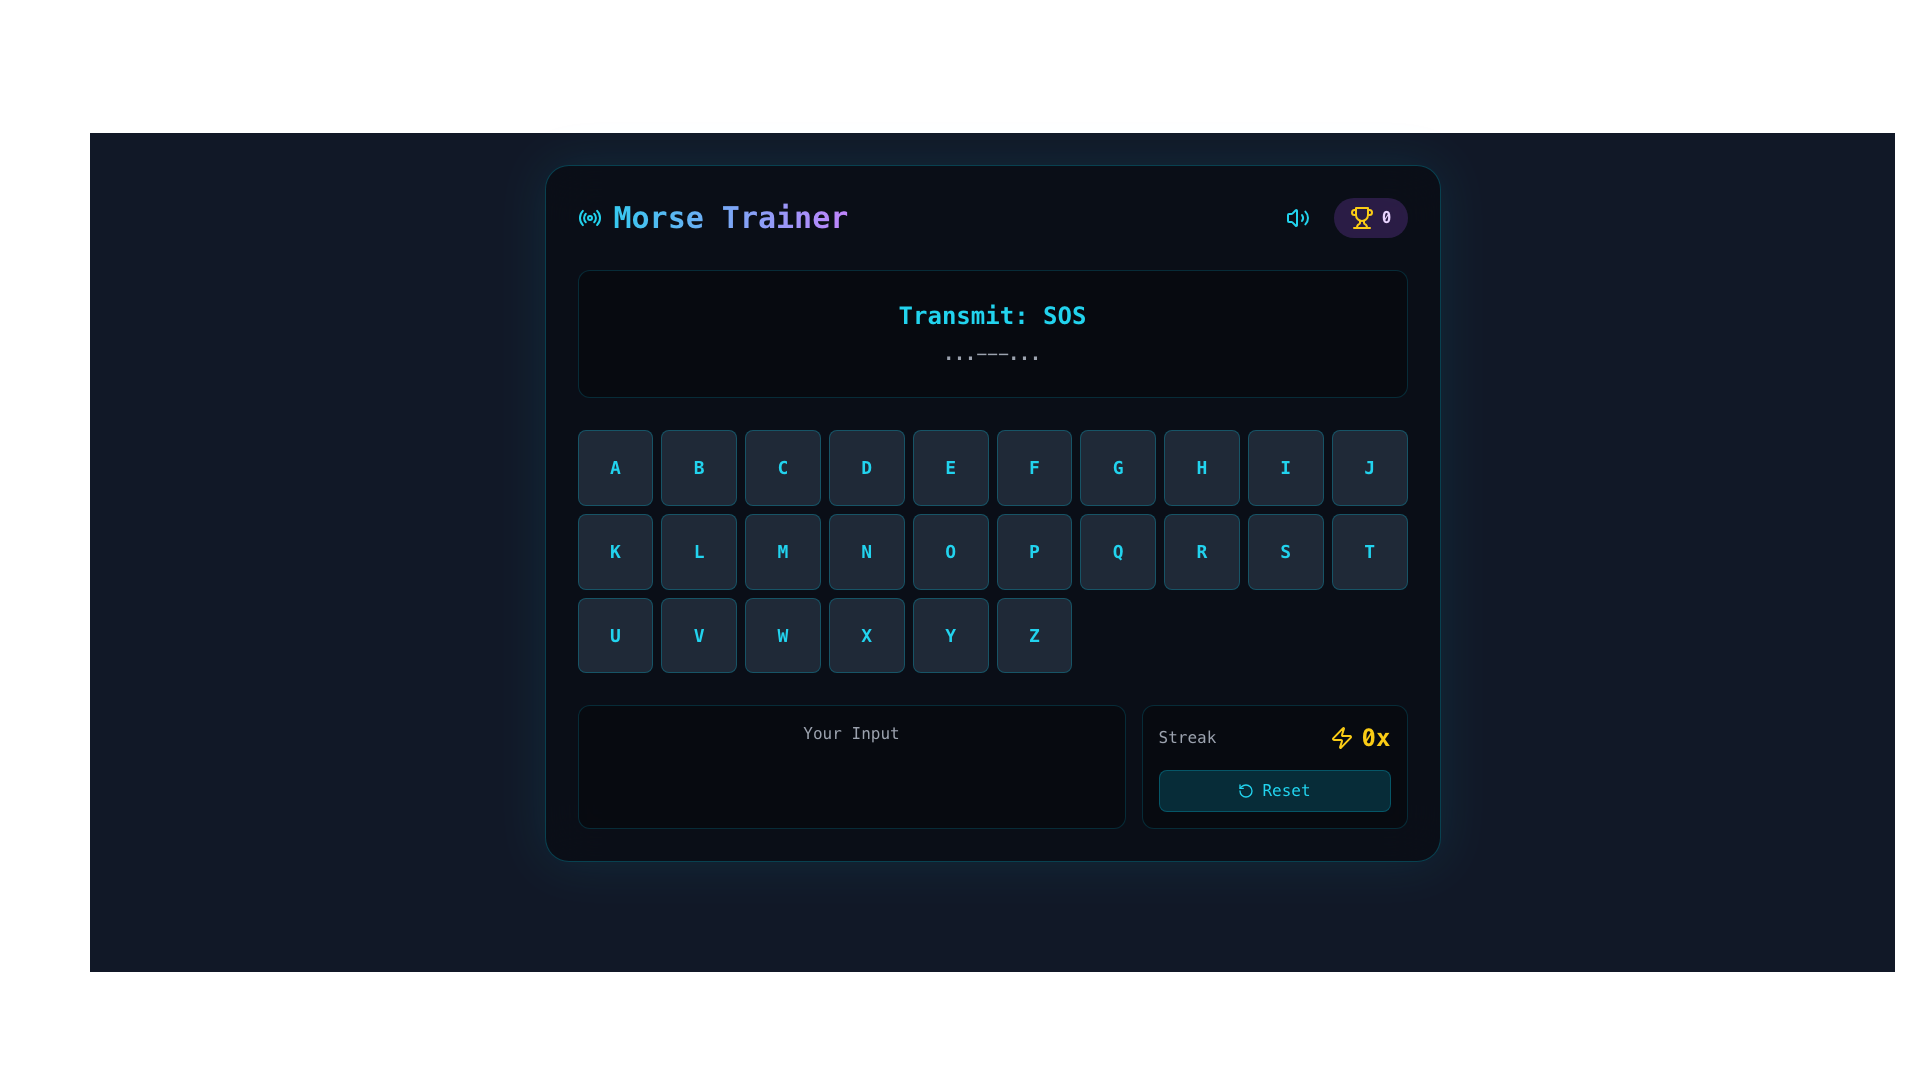 This screenshot has height=1080, width=1920. Describe the element at coordinates (614, 467) in the screenshot. I see `the button styled as a square with rounded corners that has a dark background and displays the letter 'A' in bold cyan-colored font` at that location.